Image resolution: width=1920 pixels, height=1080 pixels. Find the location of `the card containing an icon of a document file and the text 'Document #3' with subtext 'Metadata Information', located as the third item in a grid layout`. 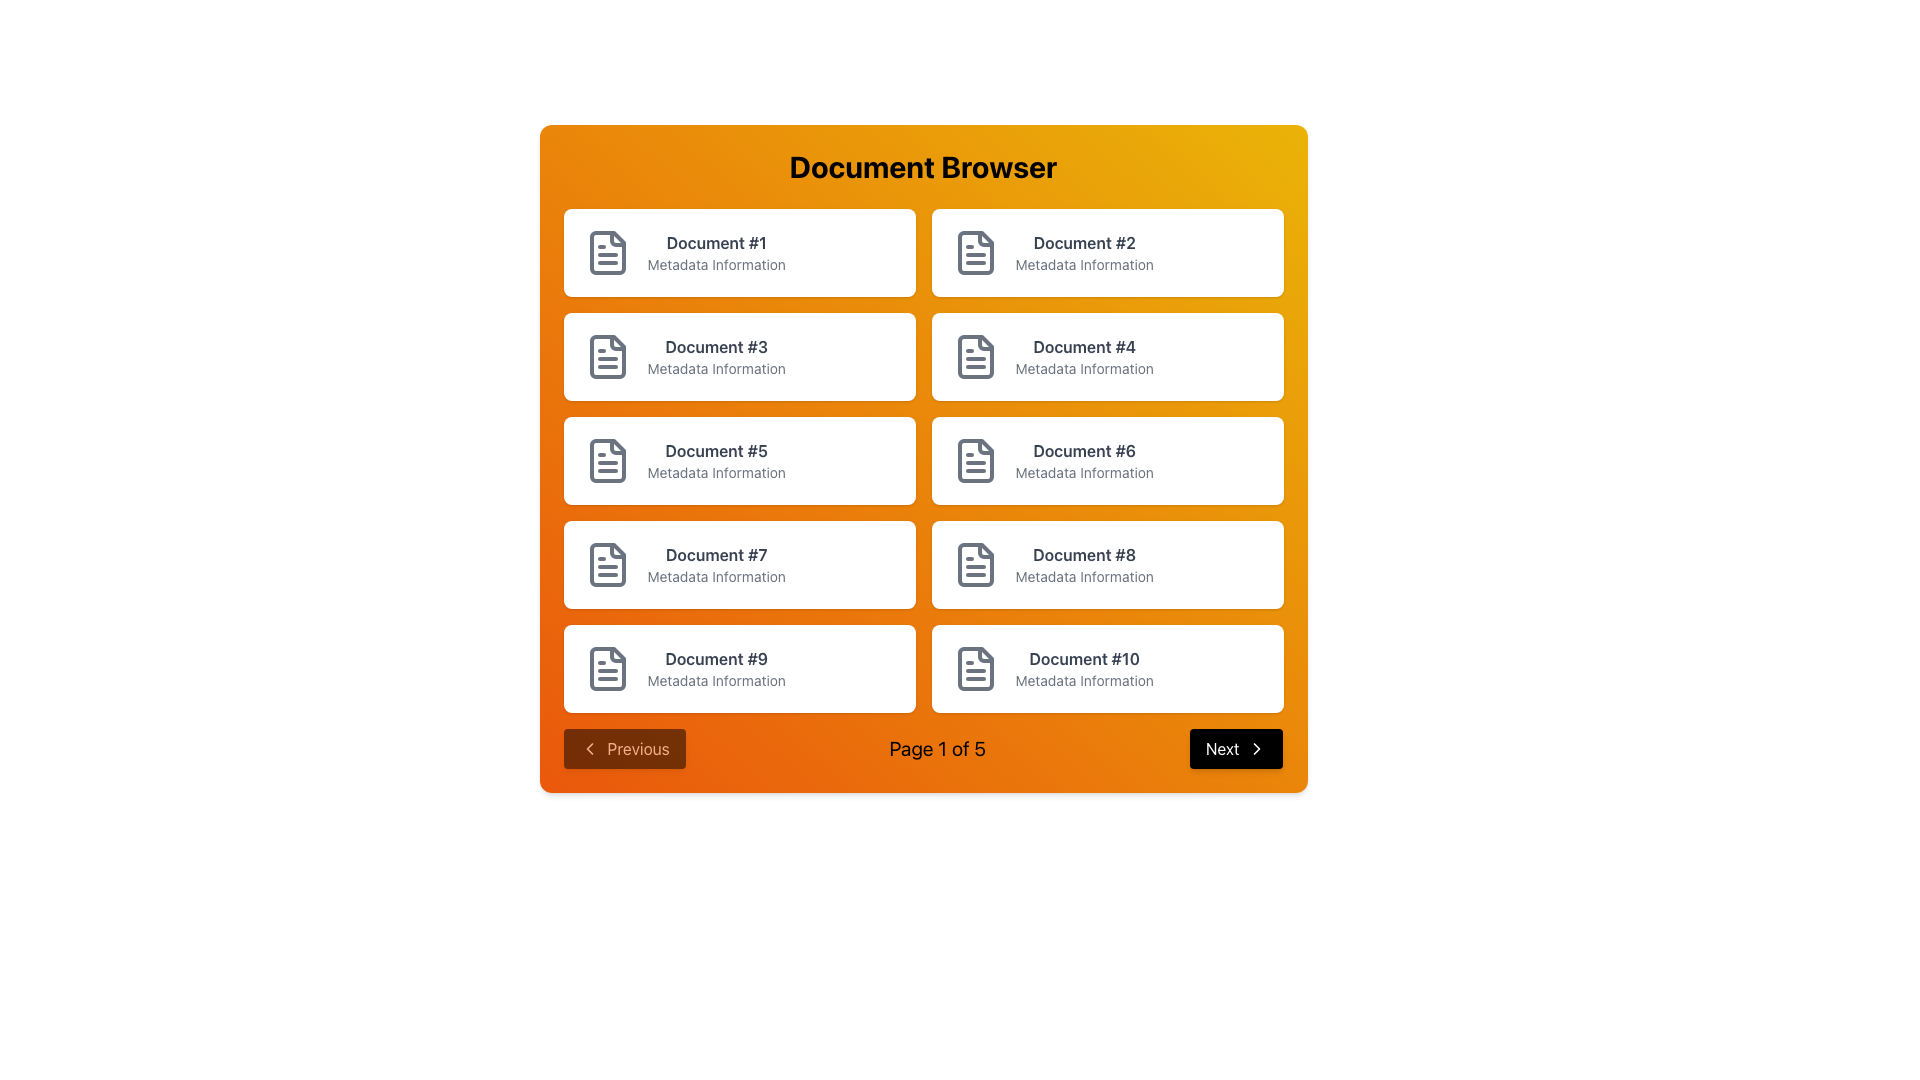

the card containing an icon of a document file and the text 'Document #3' with subtext 'Metadata Information', located as the third item in a grid layout is located at coordinates (738, 356).